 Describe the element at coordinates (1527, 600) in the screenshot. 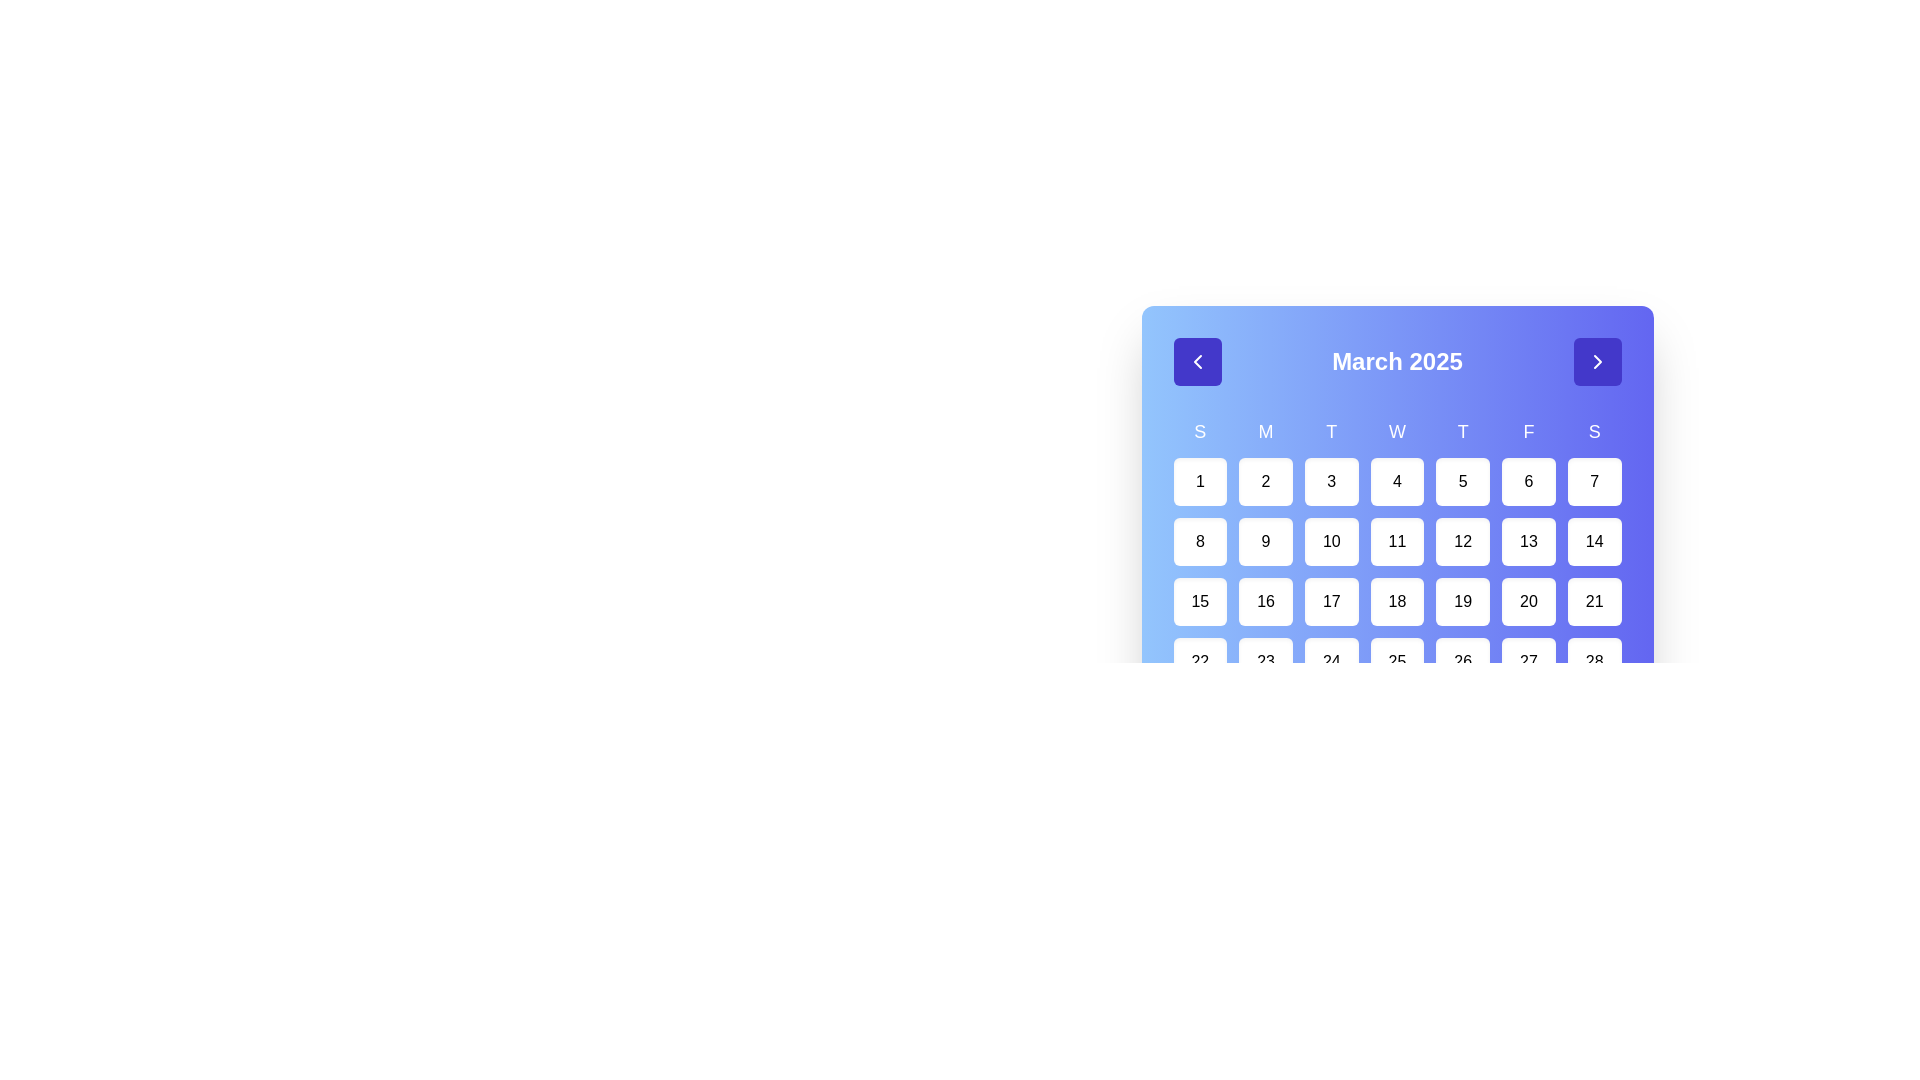

I see `the calendar button representing the specific day in the fourth row and sixth column` at that location.